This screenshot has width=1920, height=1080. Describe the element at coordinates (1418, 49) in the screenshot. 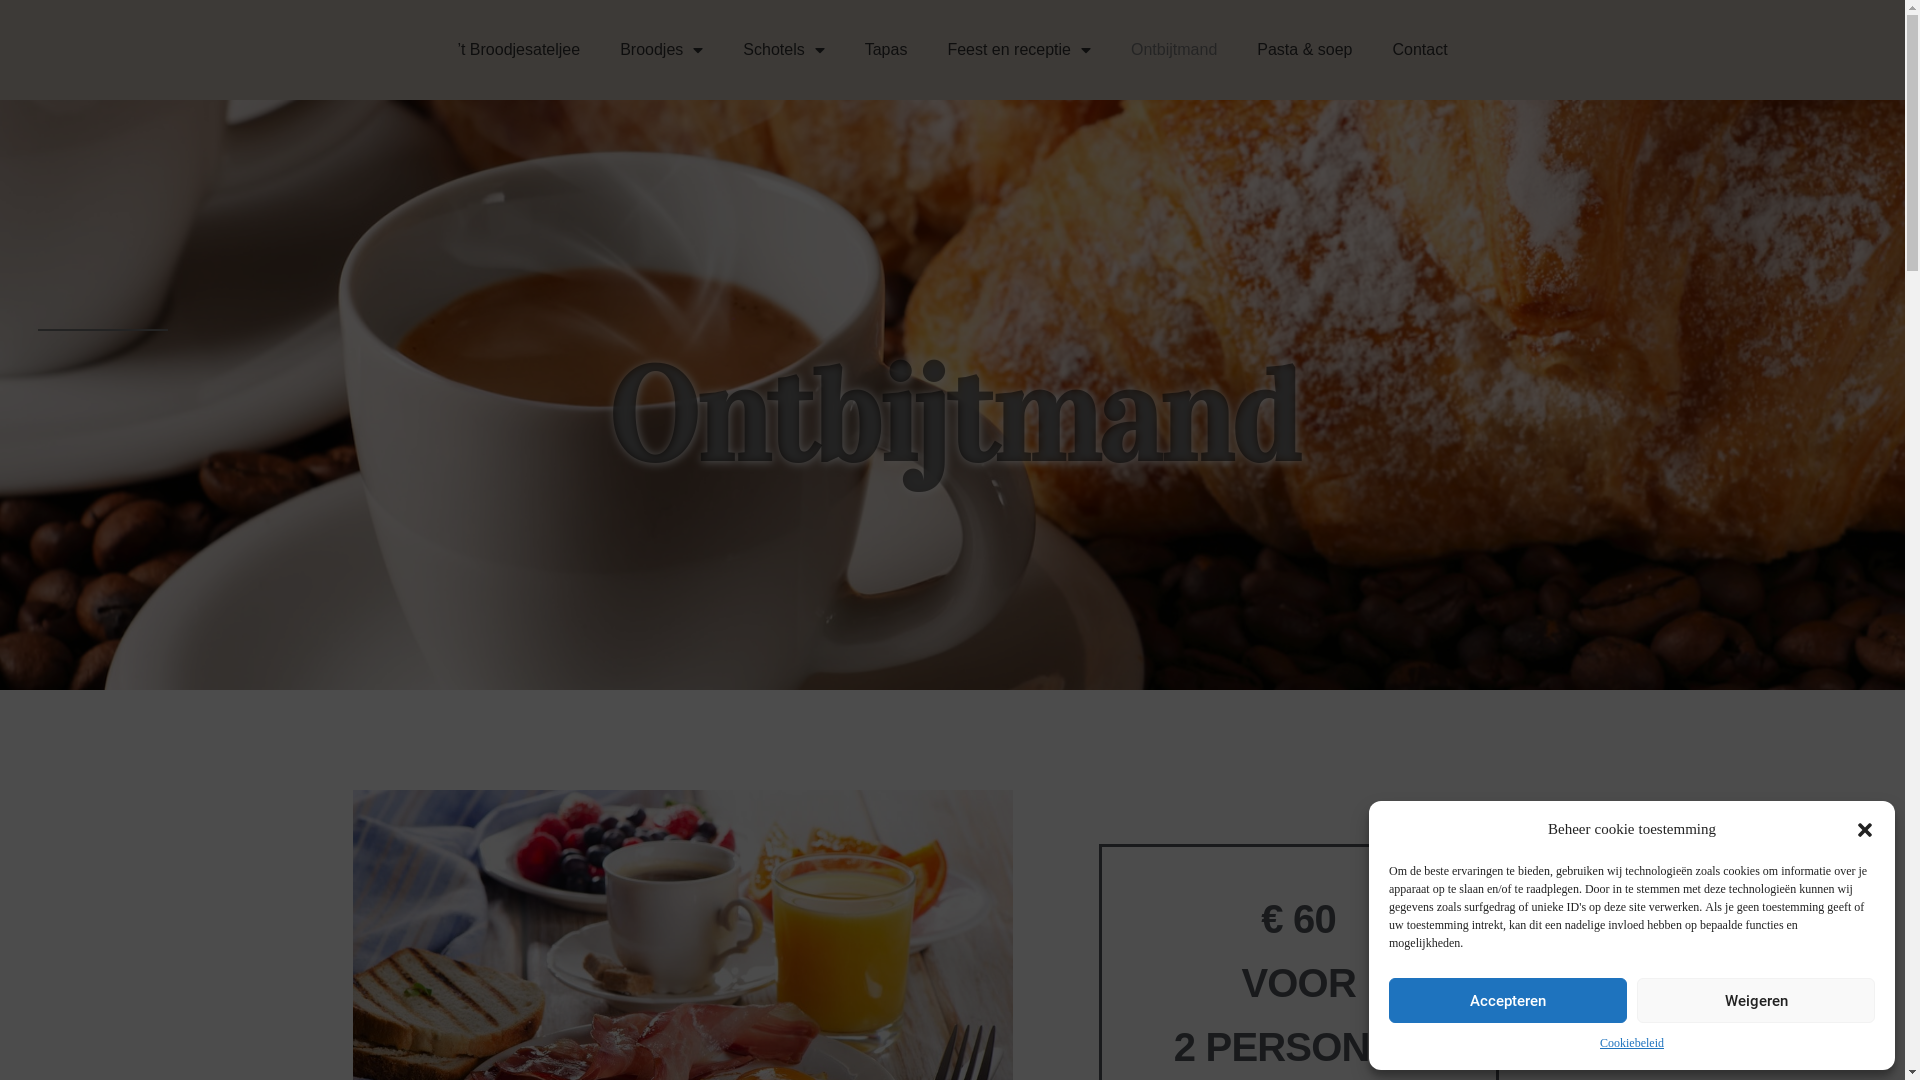

I see `'Contact'` at that location.